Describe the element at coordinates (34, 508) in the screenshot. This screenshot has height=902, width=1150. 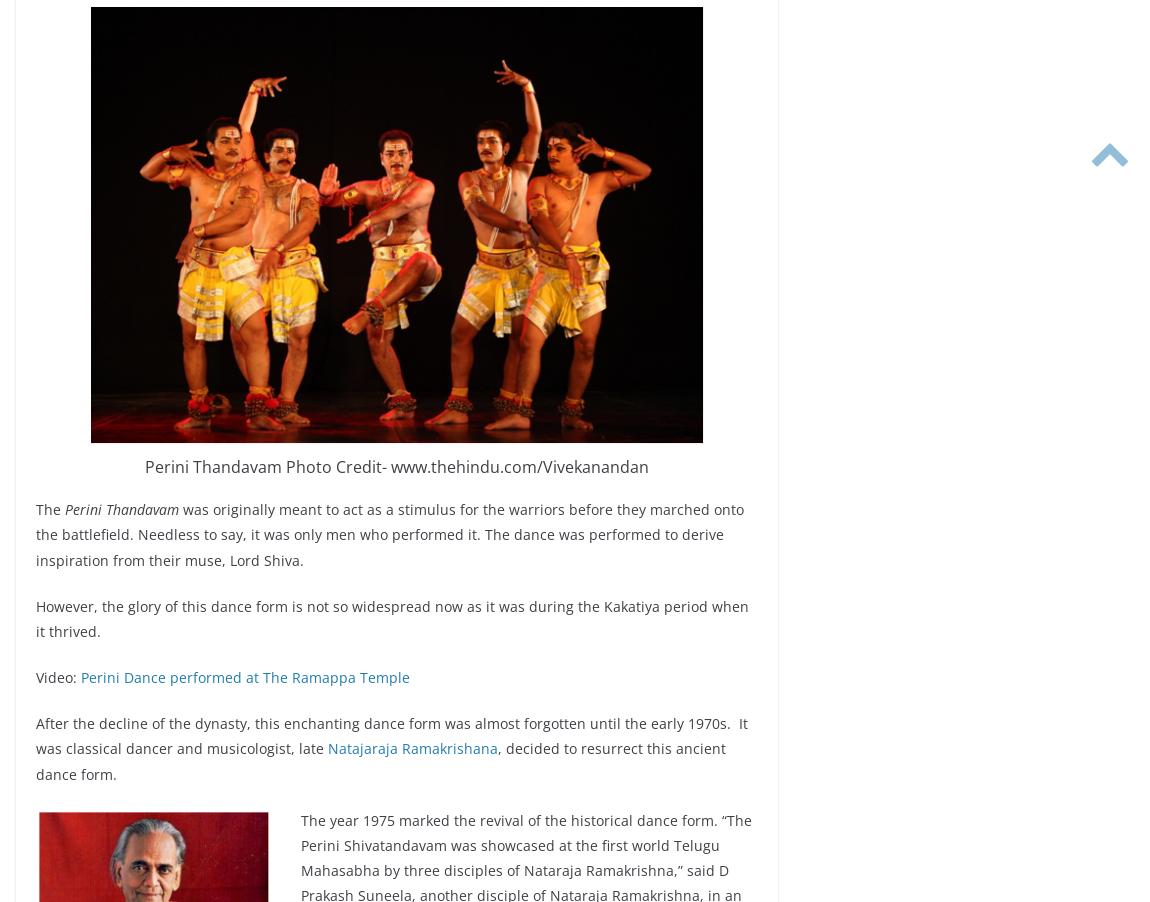
I see `'The'` at that location.